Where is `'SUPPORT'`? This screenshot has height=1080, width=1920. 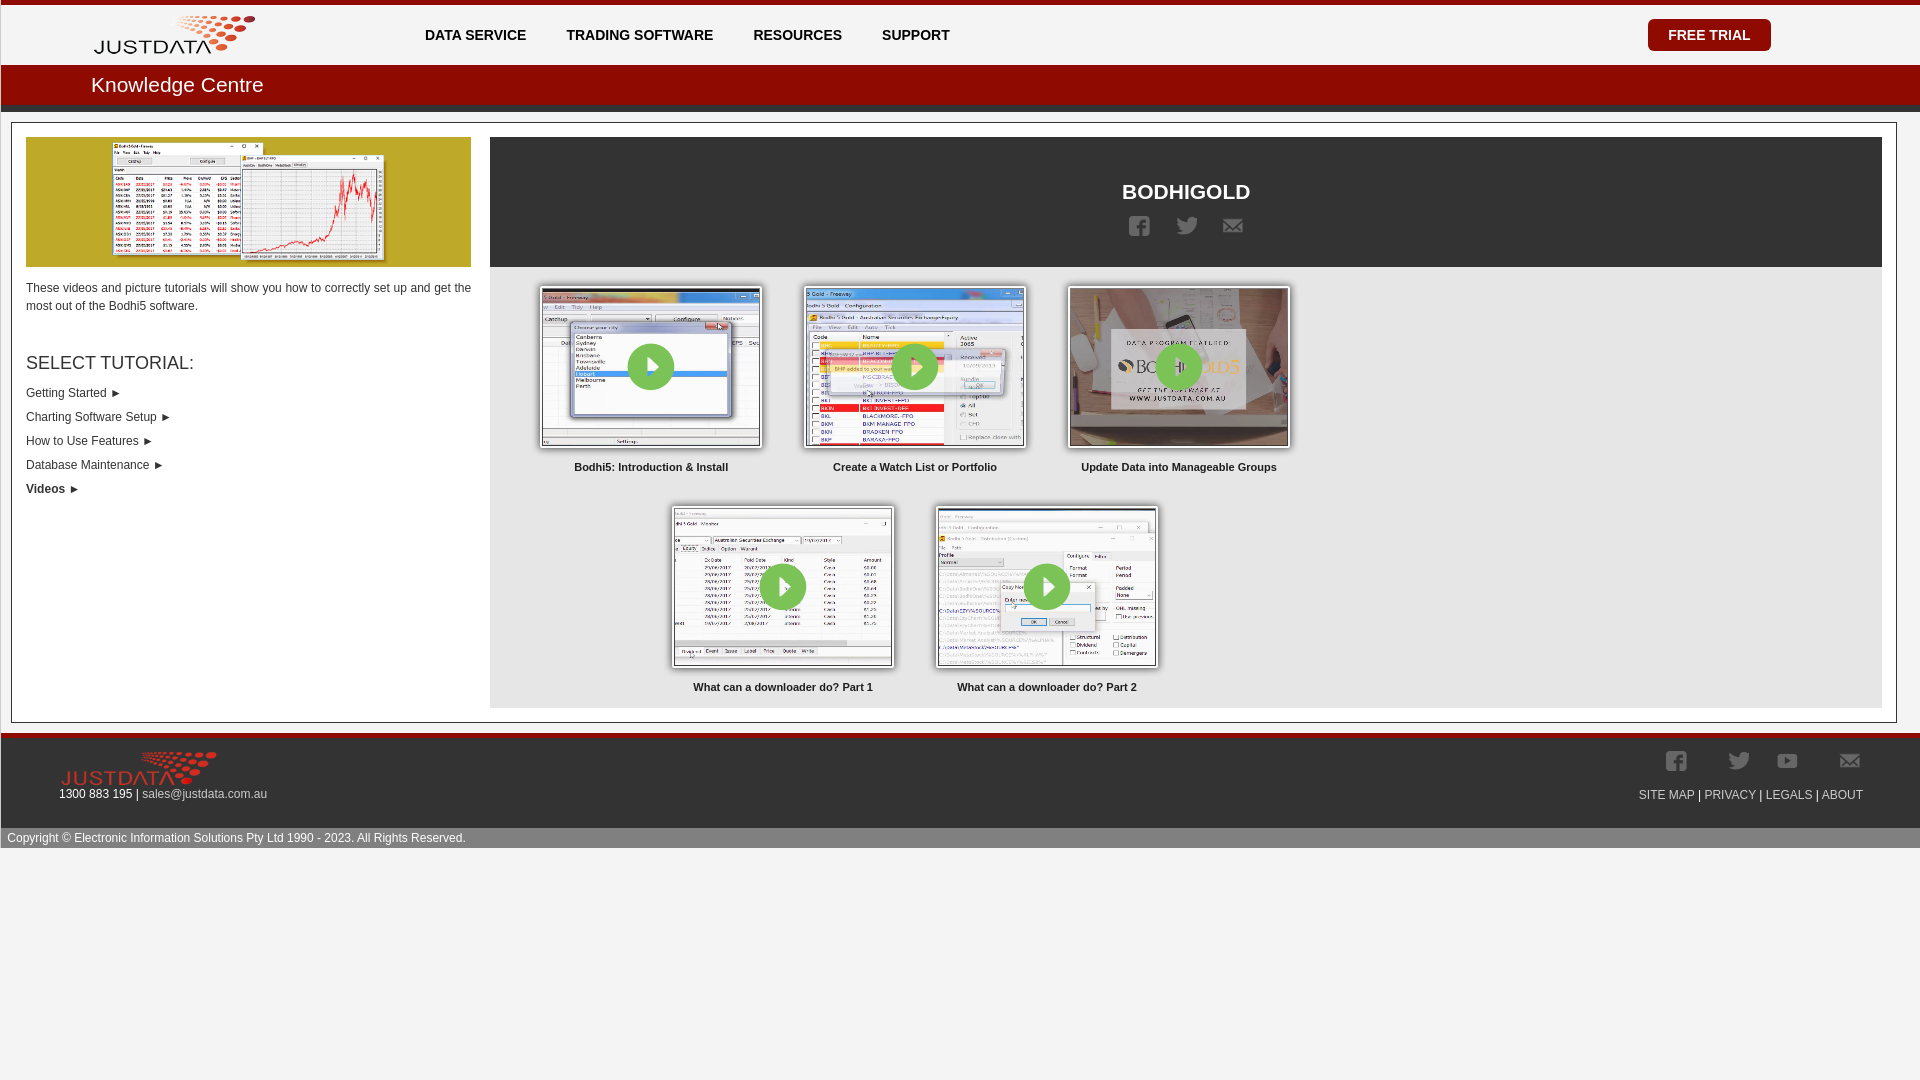 'SUPPORT' is located at coordinates (921, 34).